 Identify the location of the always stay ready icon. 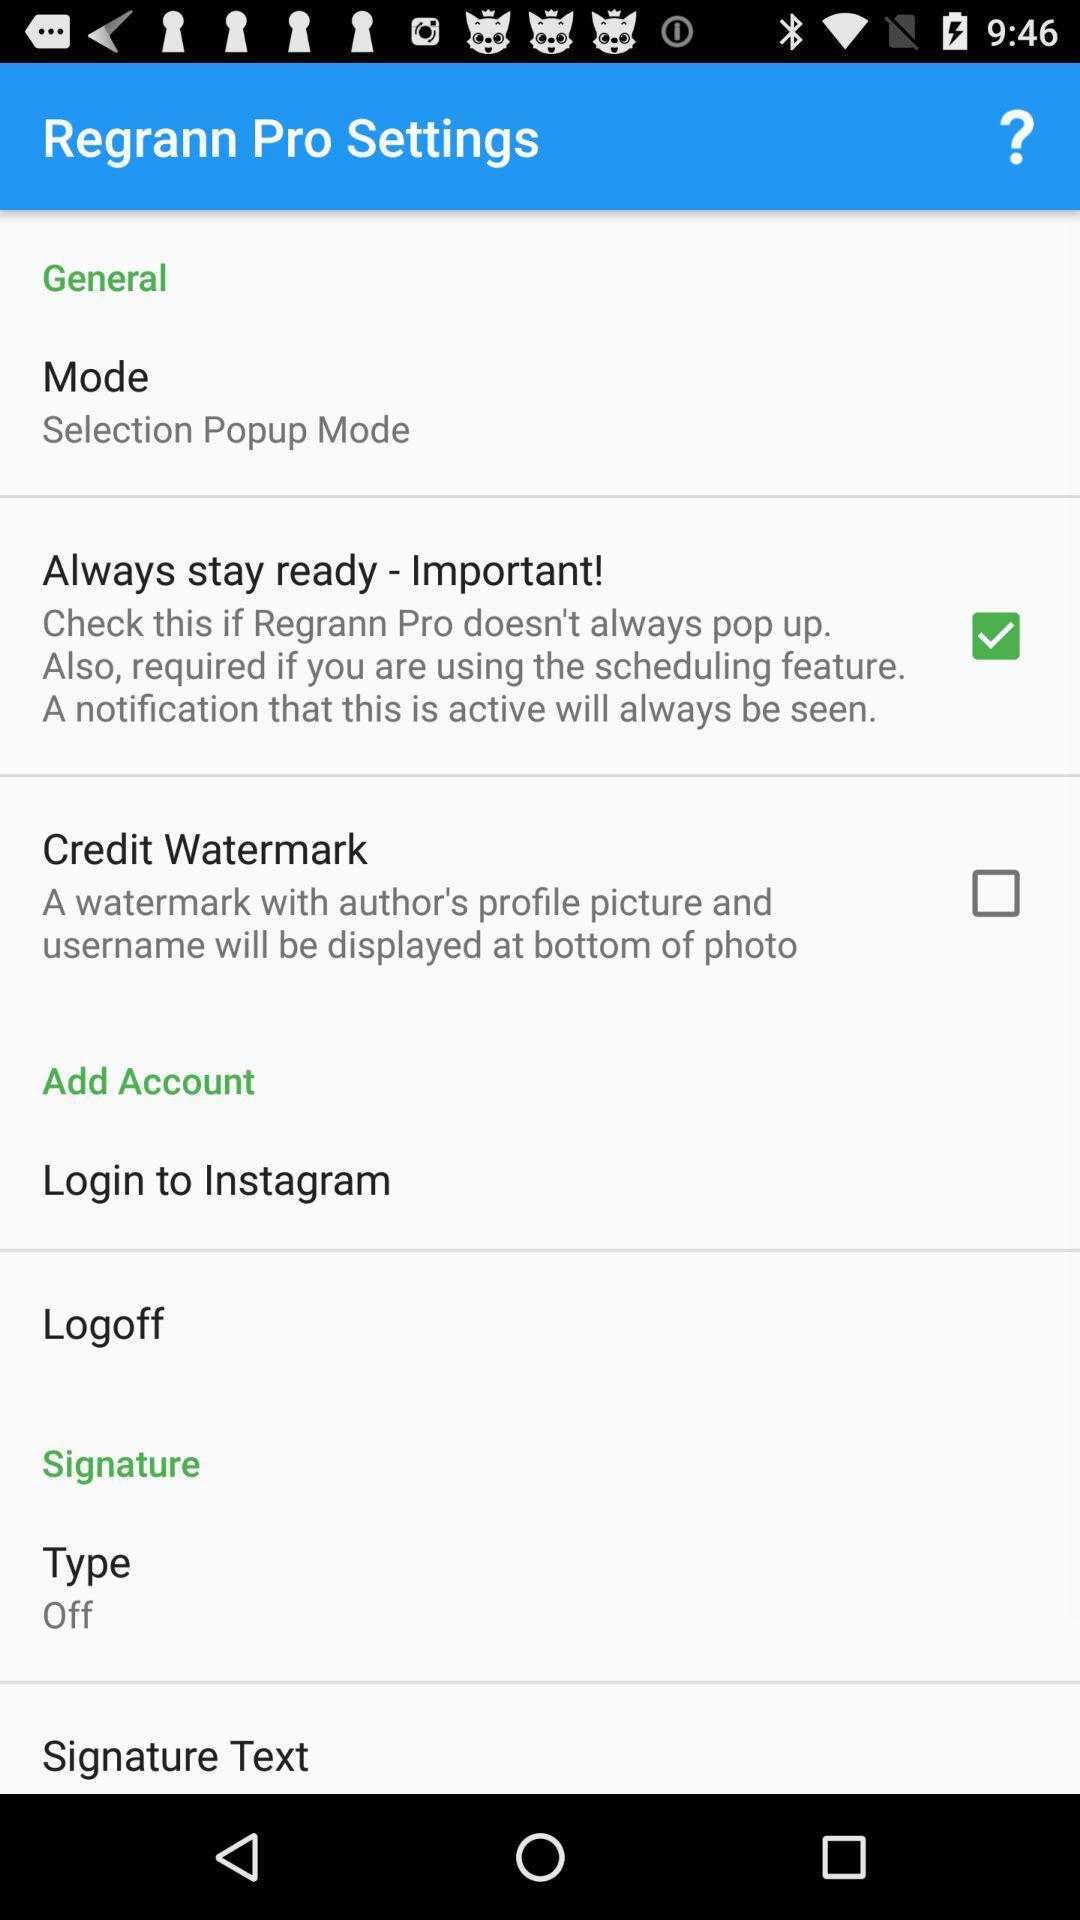
(321, 567).